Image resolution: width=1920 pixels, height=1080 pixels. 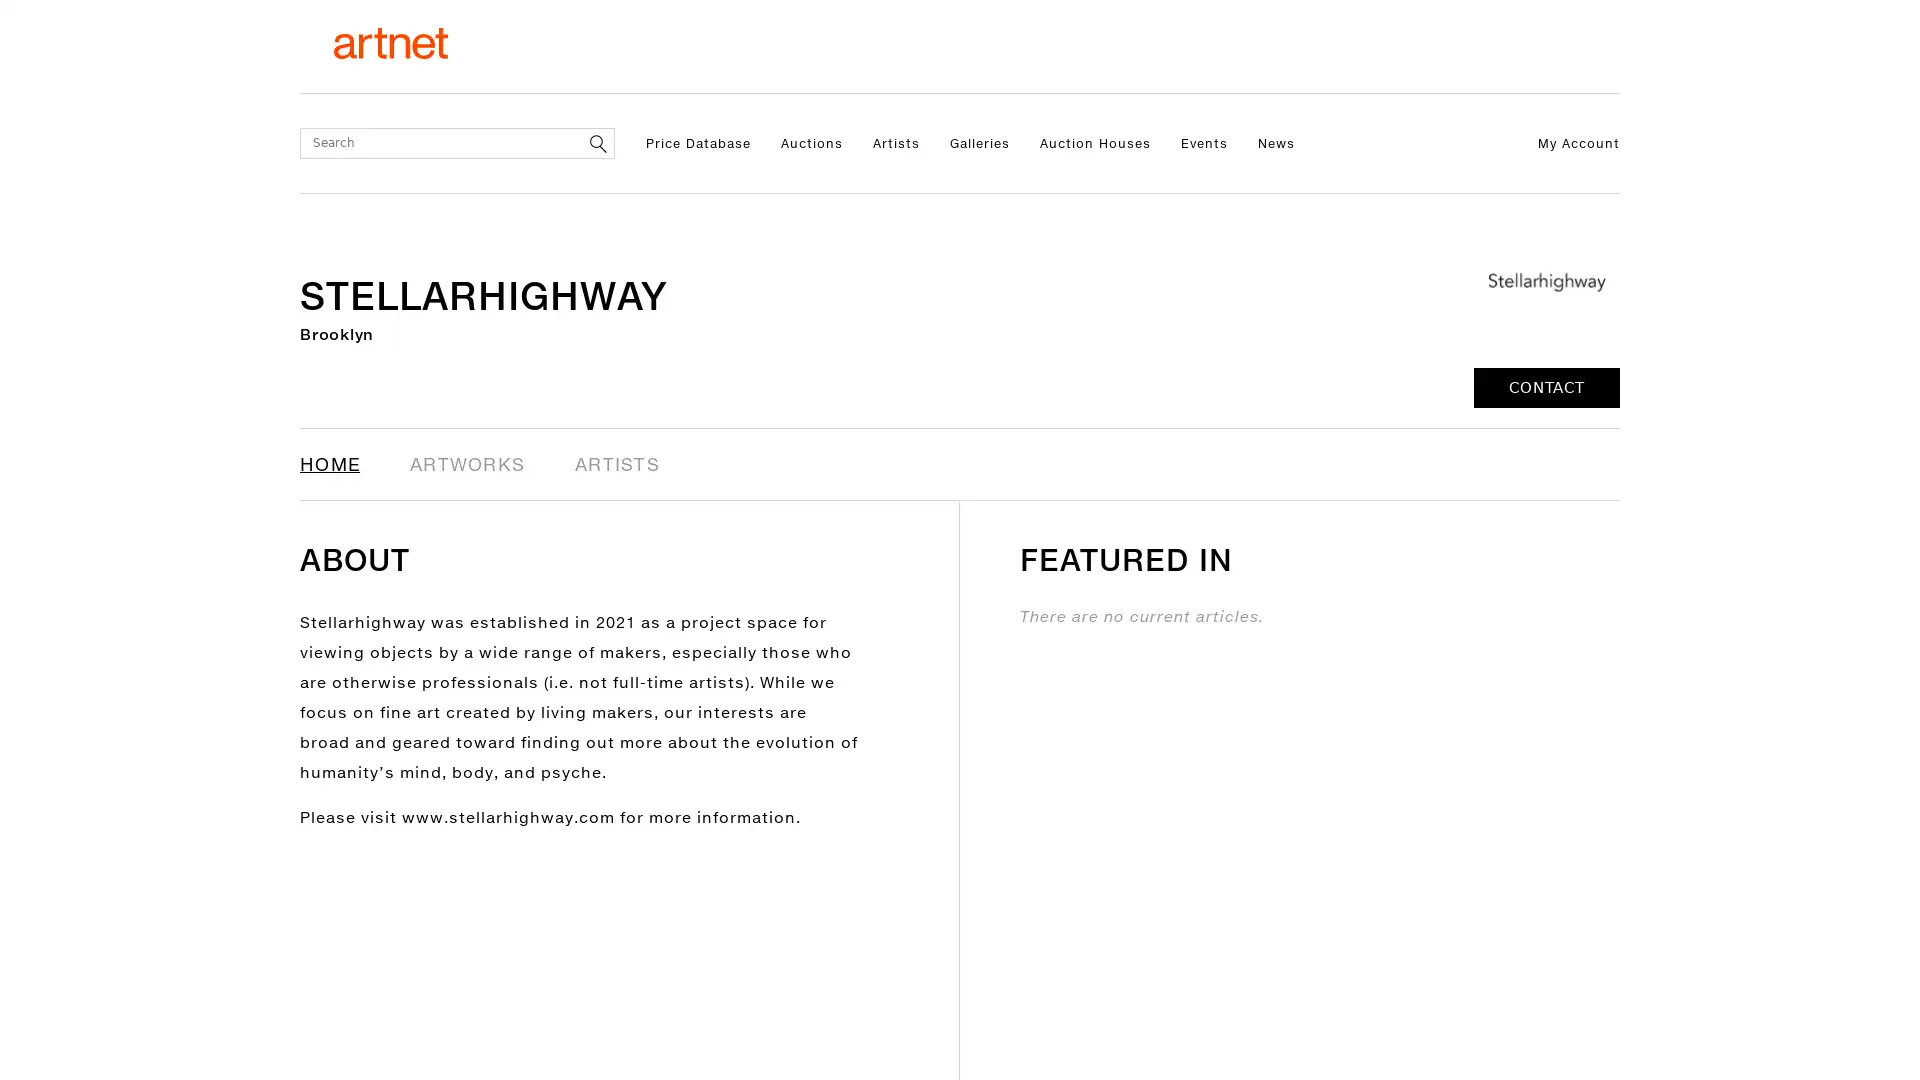 I want to click on CONTACT, so click(x=1545, y=388).